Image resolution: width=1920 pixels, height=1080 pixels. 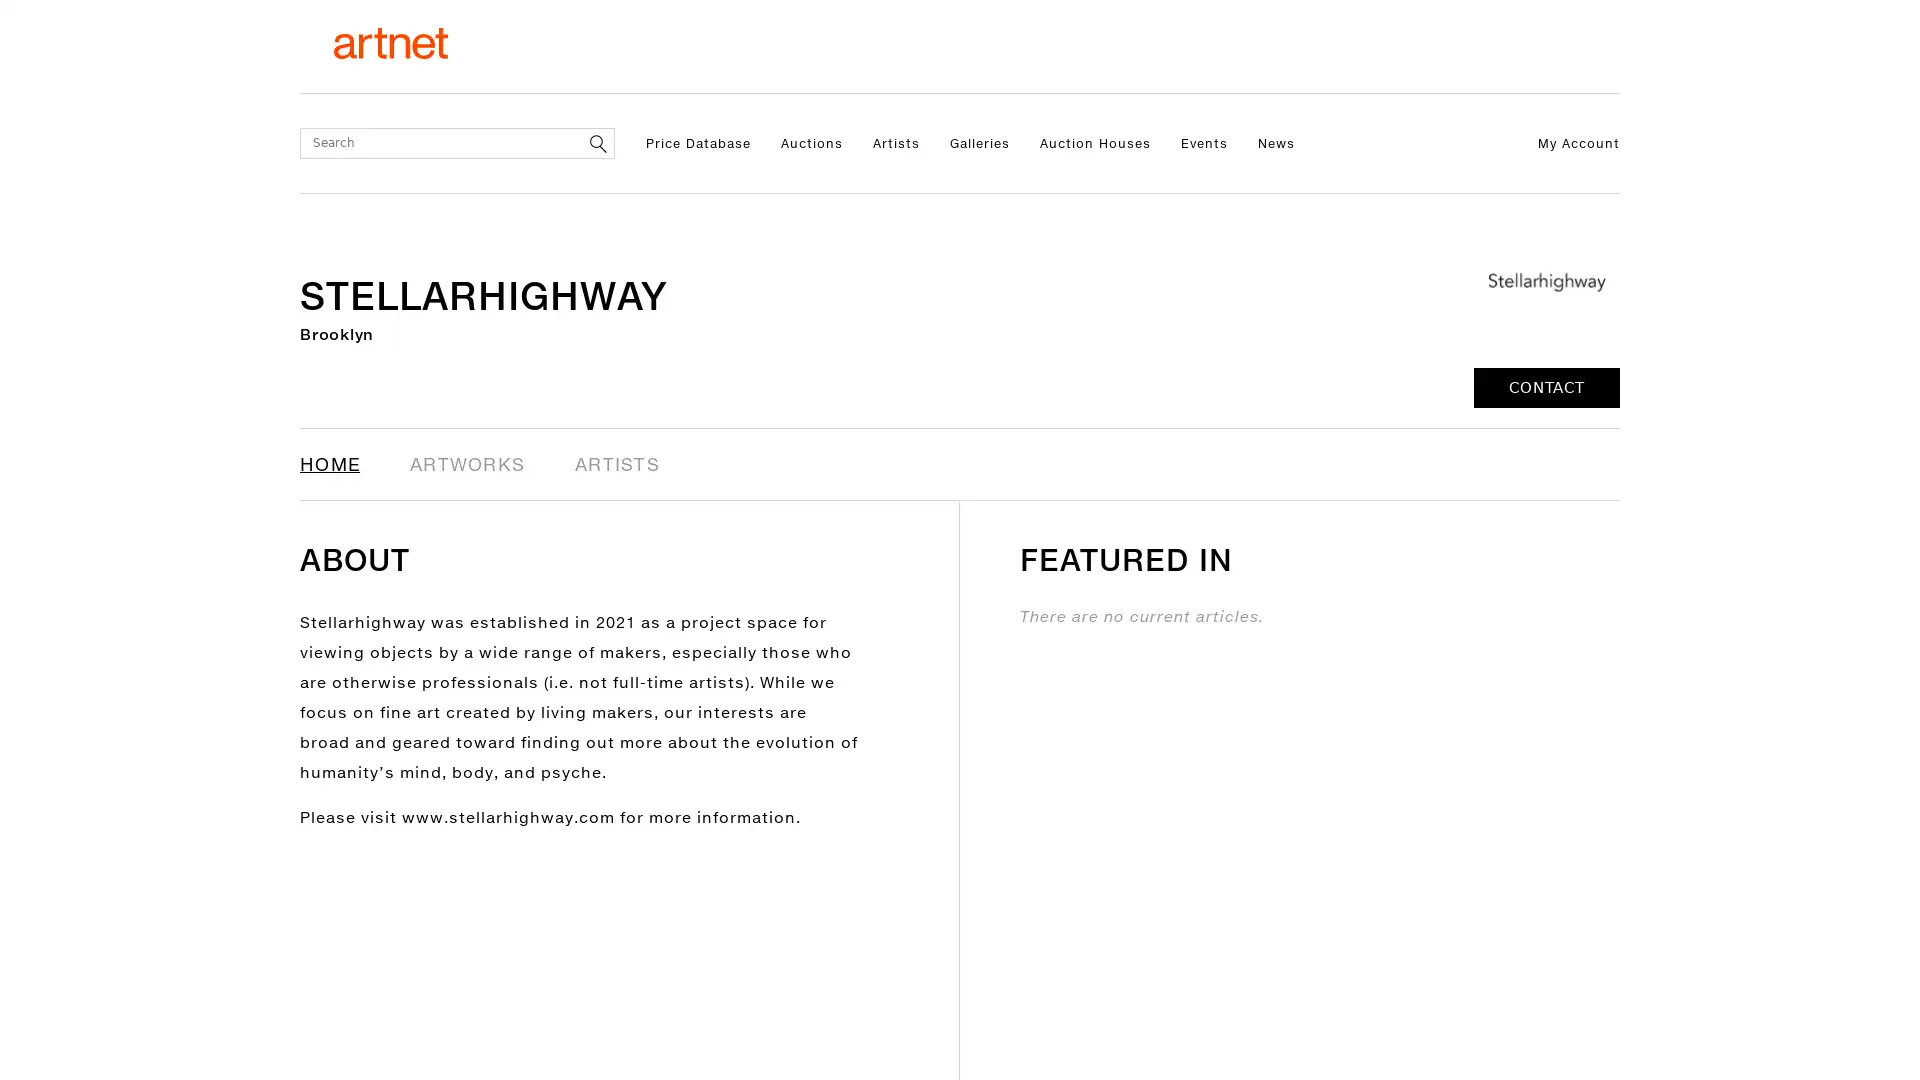 I want to click on CONTACT, so click(x=1545, y=388).